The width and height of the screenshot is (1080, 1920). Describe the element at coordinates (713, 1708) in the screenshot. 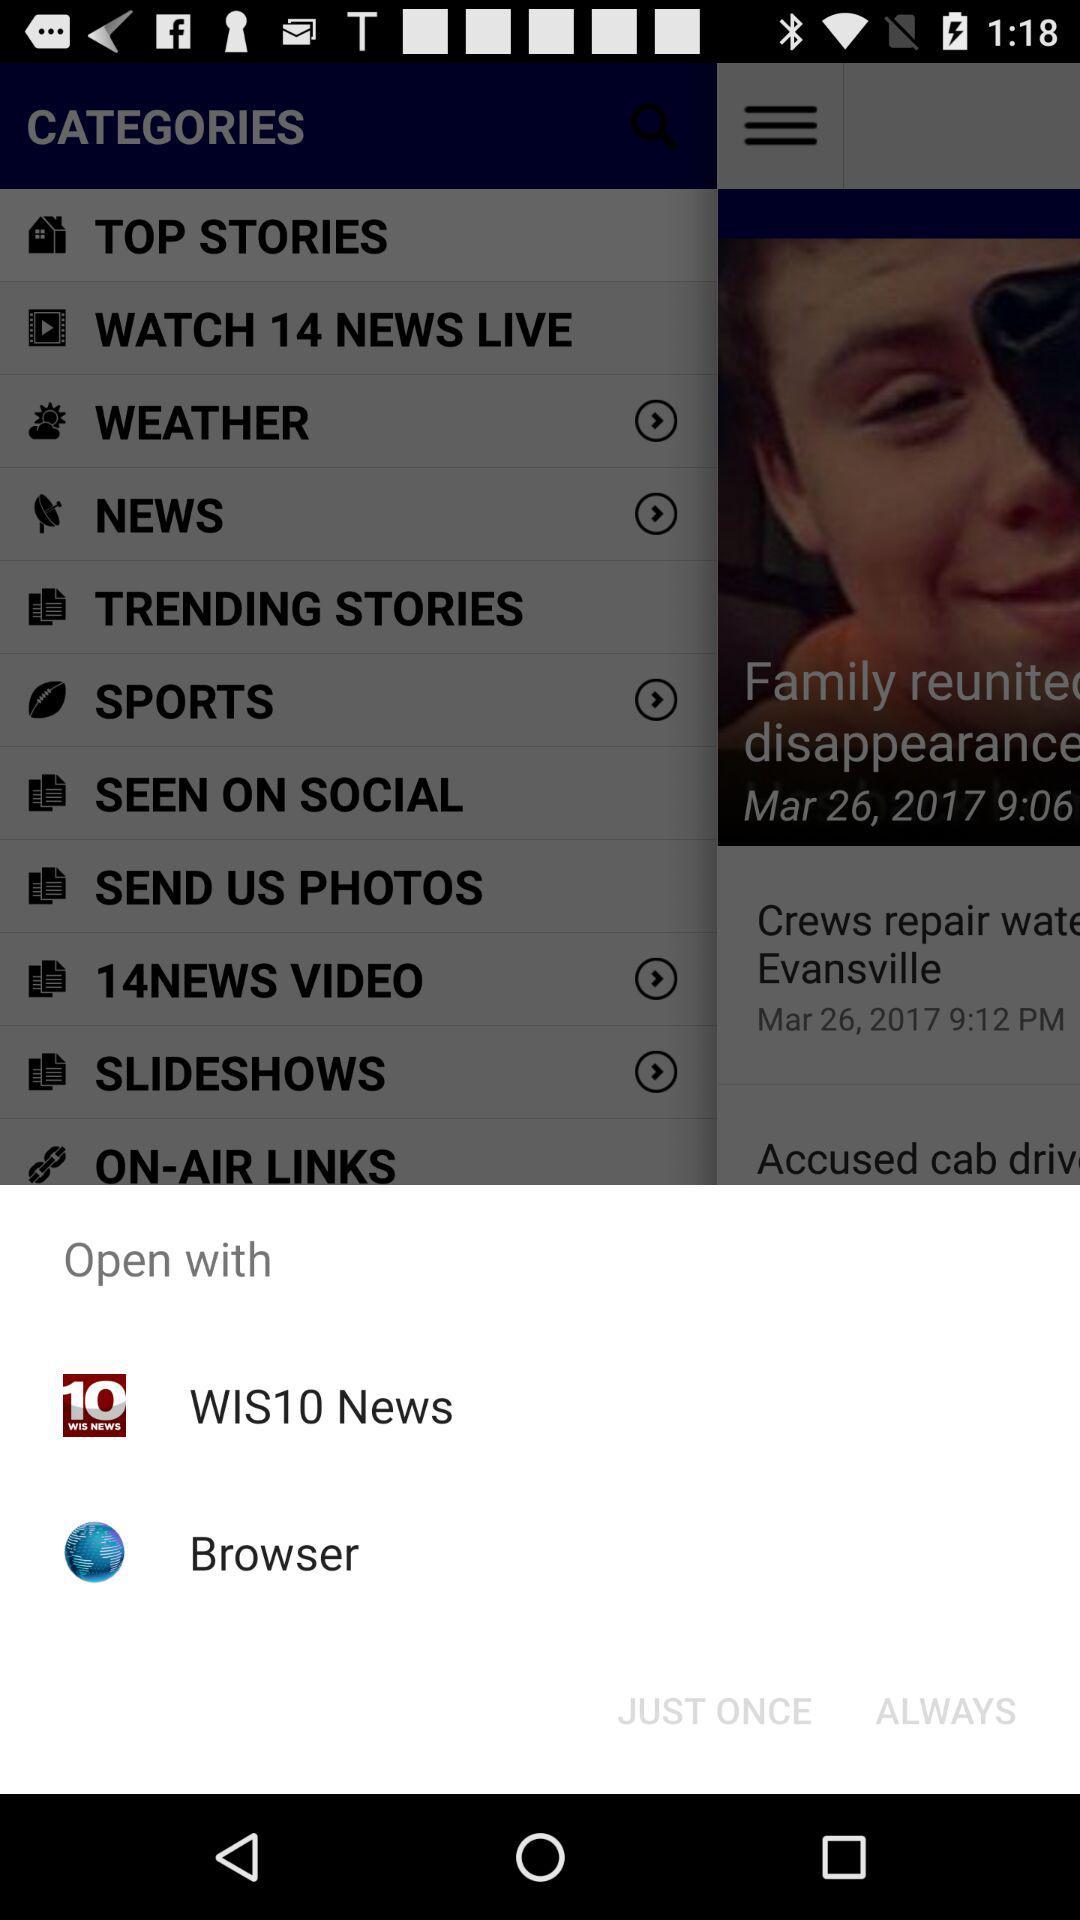

I see `button to the left of always item` at that location.